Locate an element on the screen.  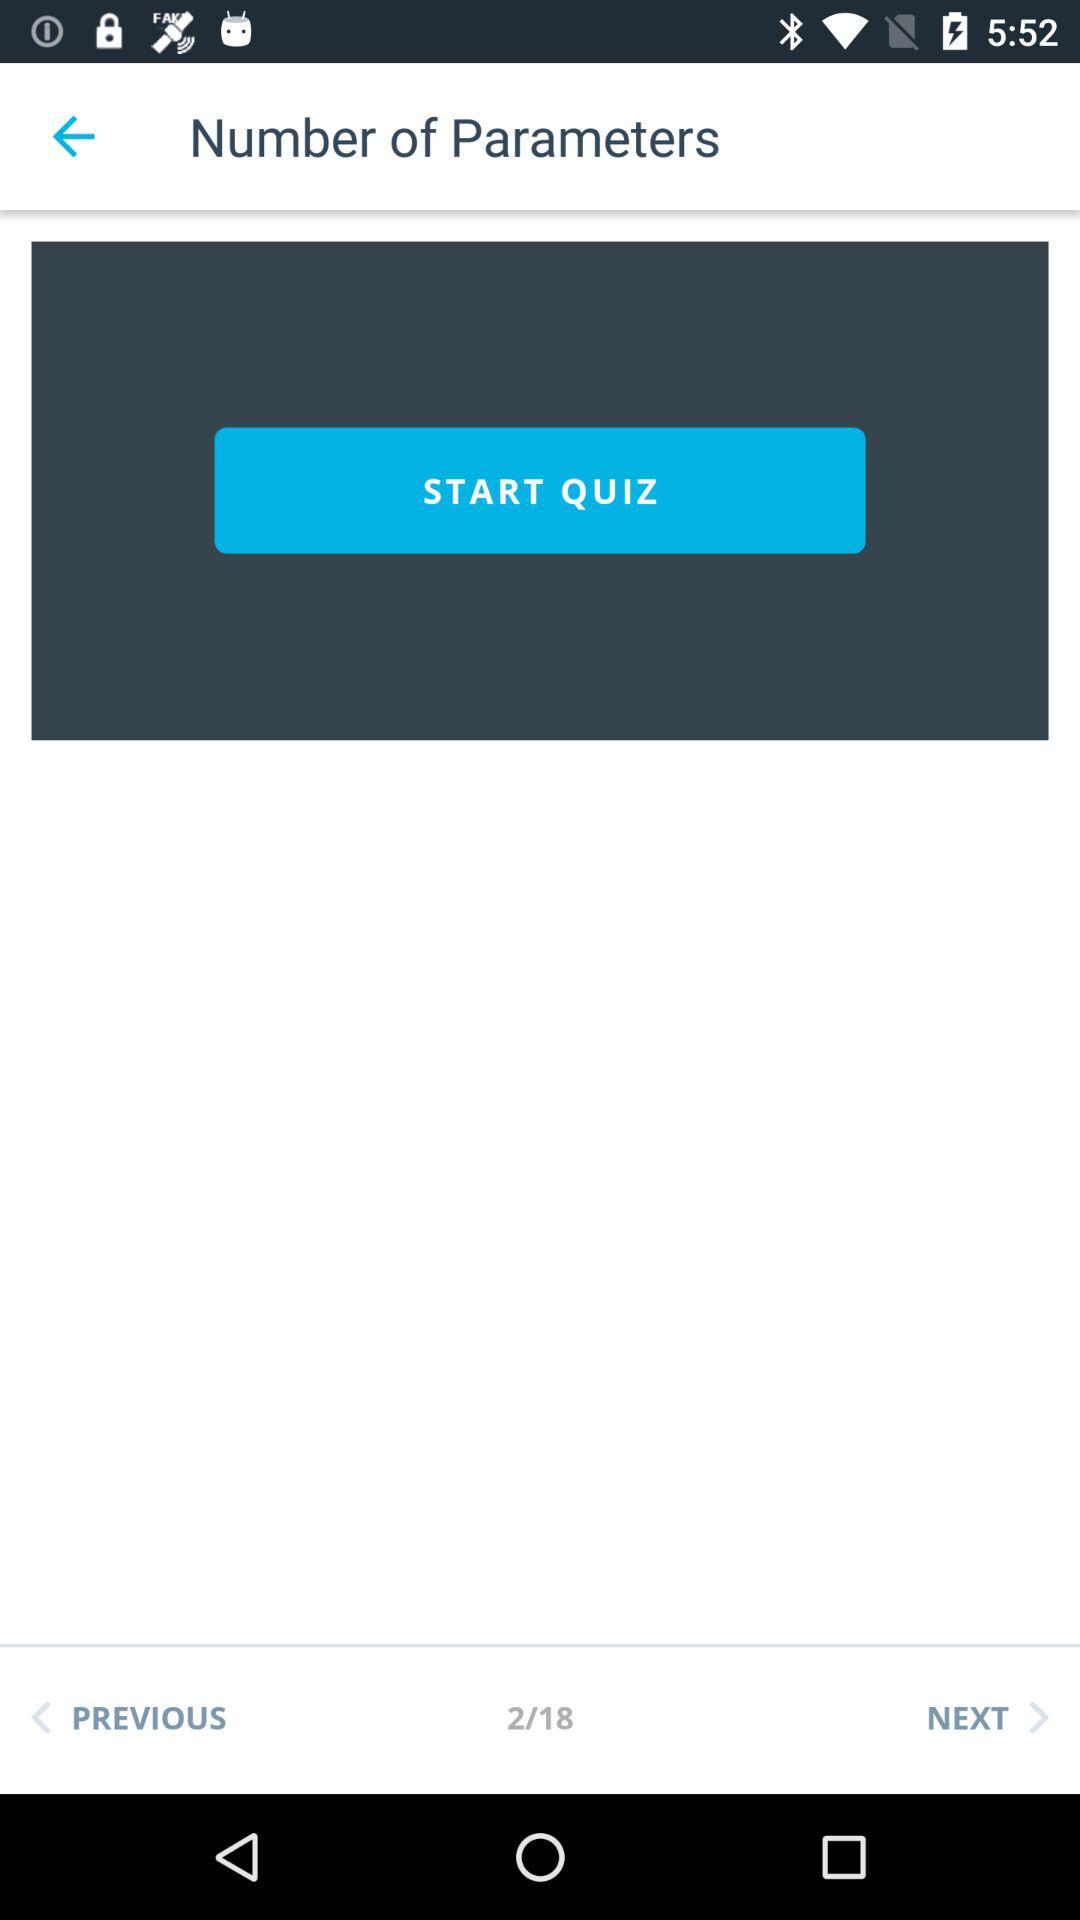
next is located at coordinates (986, 1716).